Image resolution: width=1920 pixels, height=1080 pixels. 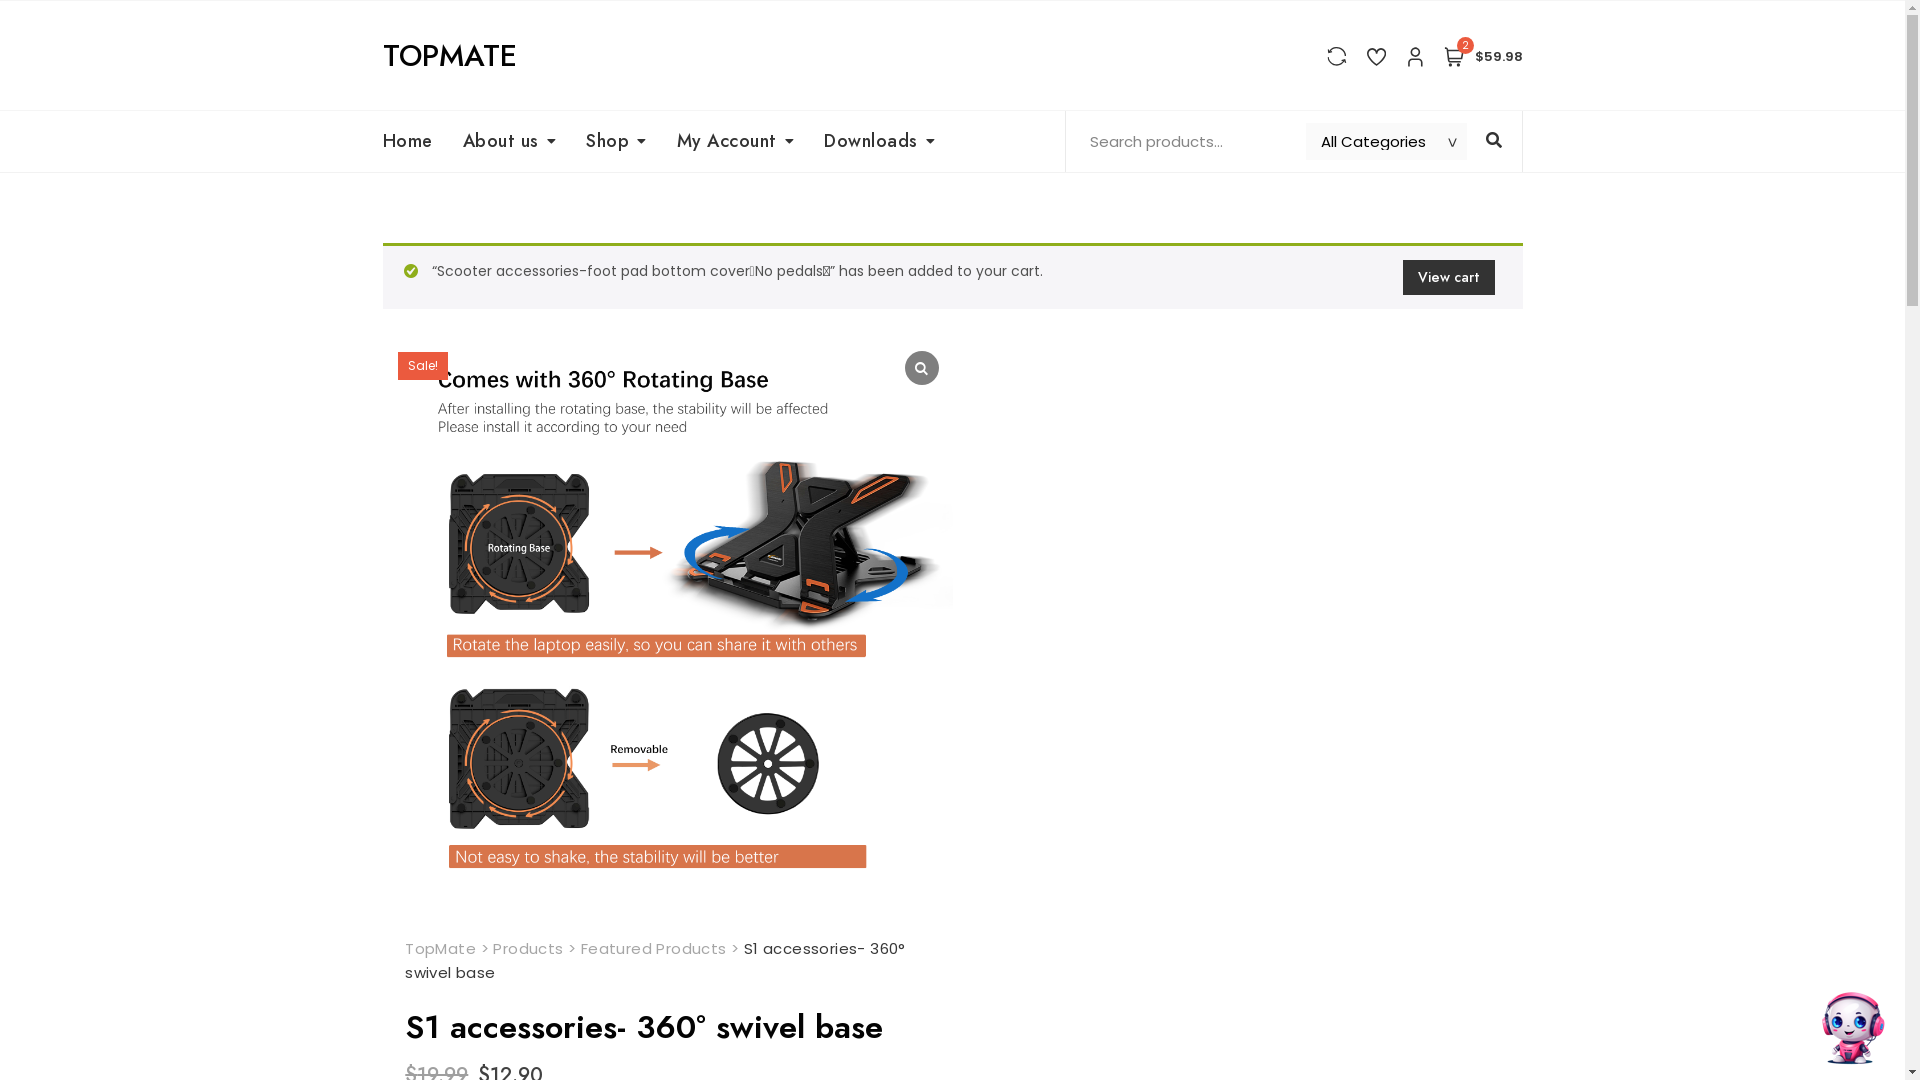 What do you see at coordinates (448, 54) in the screenshot?
I see `'TOPMATE'` at bounding box center [448, 54].